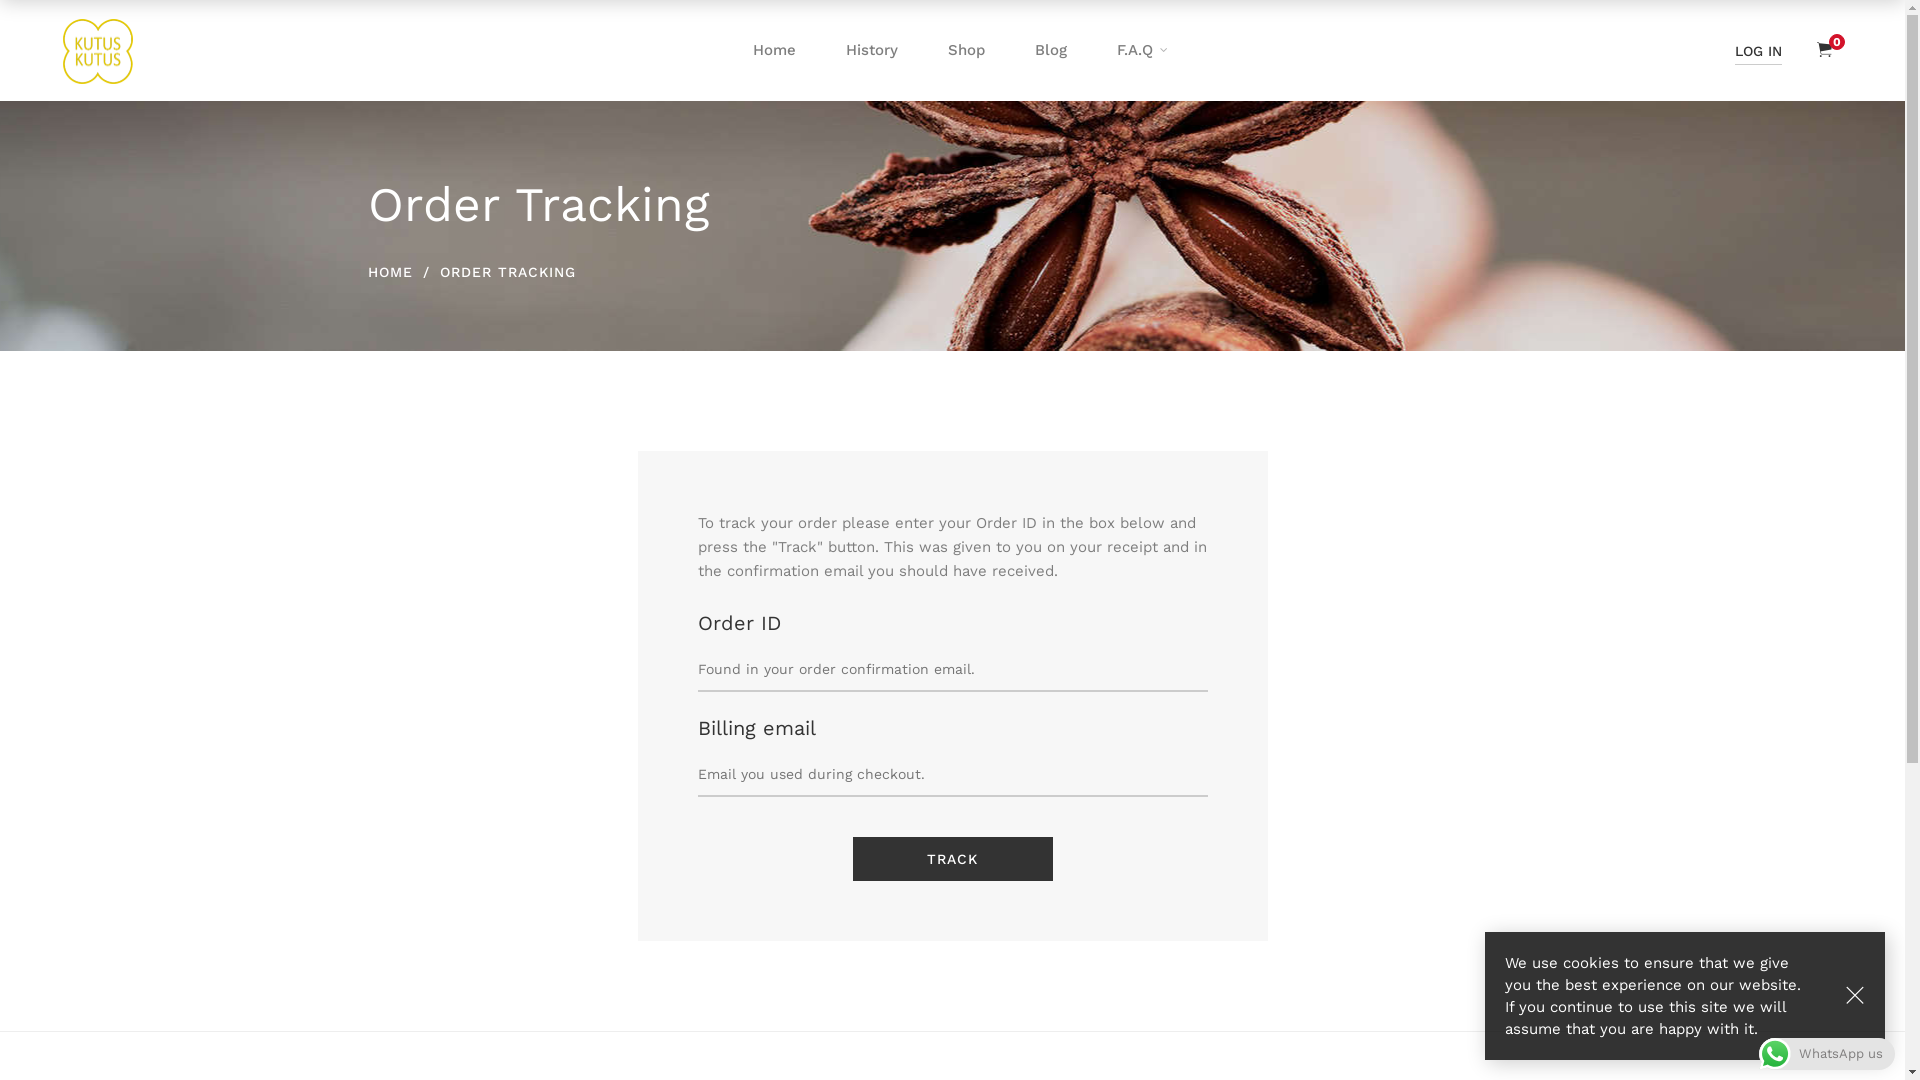 Image resolution: width=1920 pixels, height=1080 pixels. Describe the element at coordinates (1009, 49) in the screenshot. I see `'Blog'` at that location.